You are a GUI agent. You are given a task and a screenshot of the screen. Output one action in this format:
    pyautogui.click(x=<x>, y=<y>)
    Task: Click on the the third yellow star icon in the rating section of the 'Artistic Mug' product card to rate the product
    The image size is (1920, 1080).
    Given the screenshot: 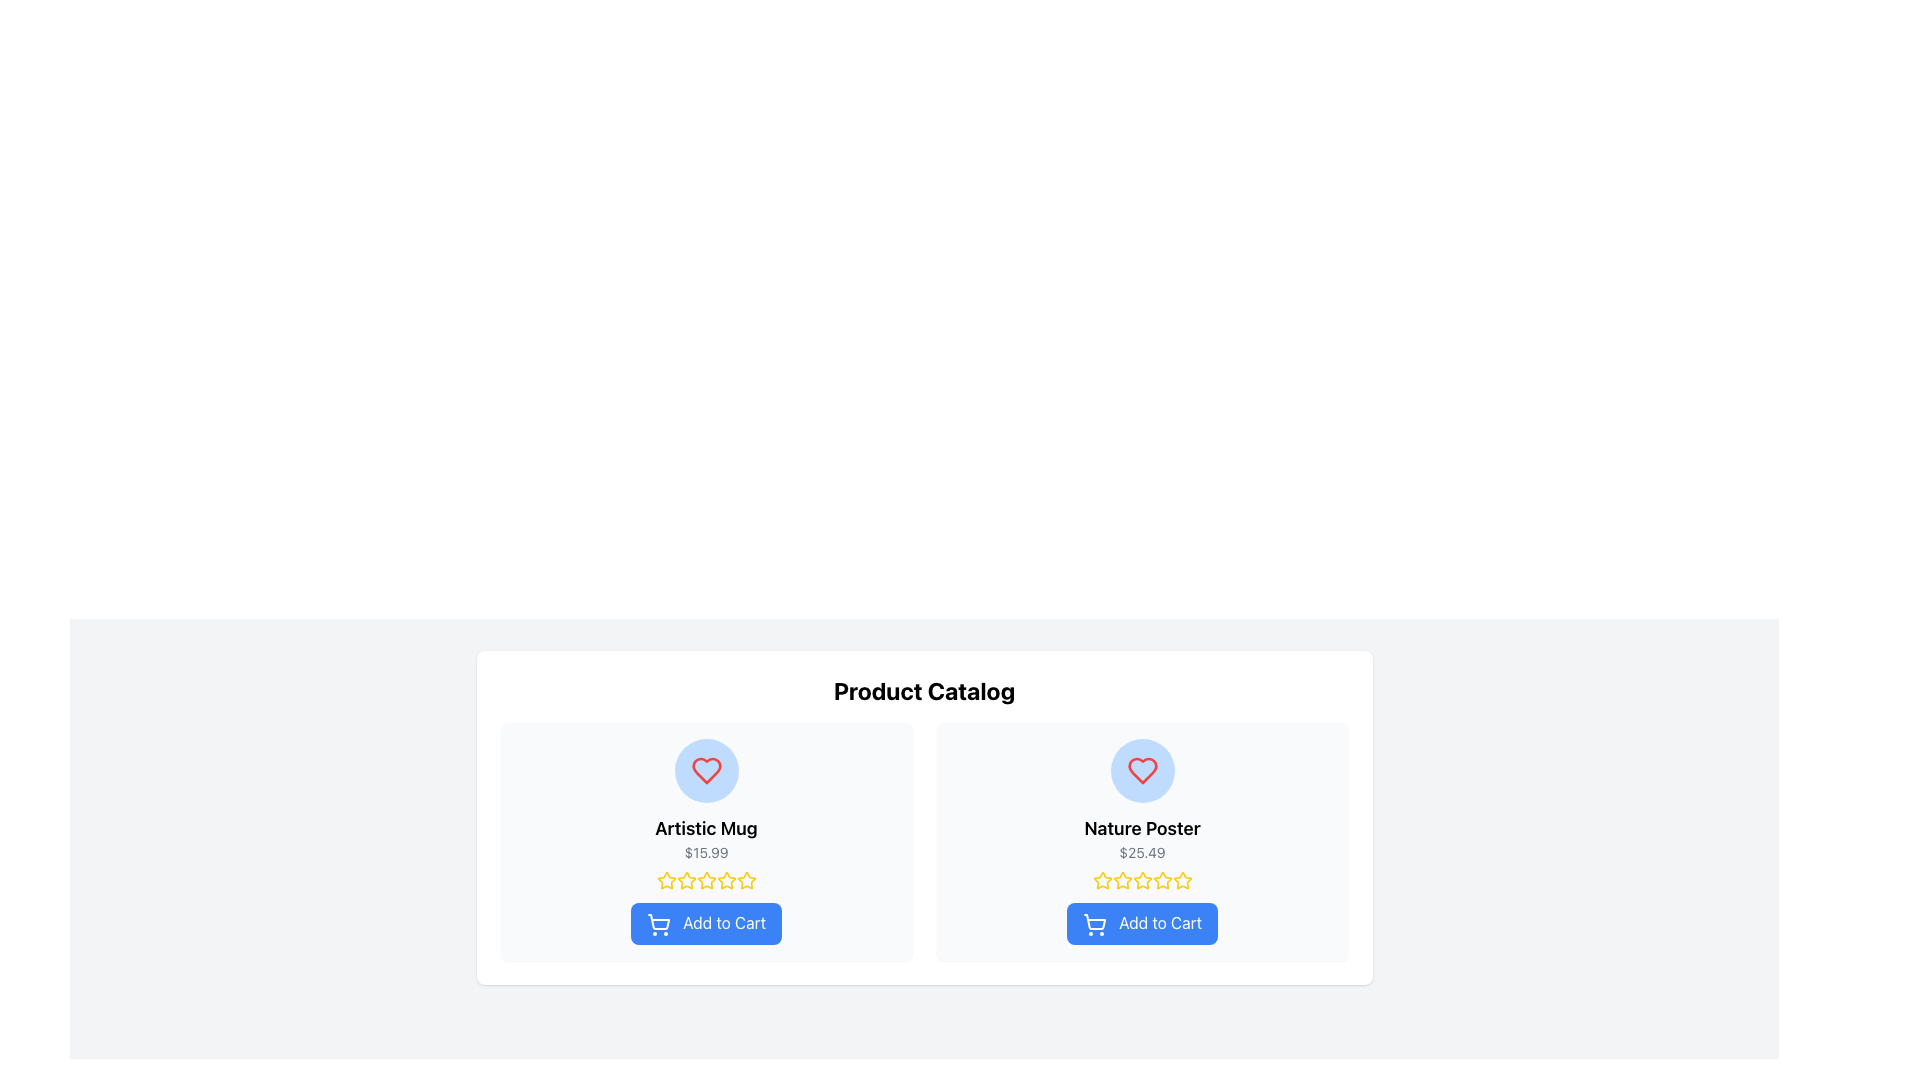 What is the action you would take?
    pyautogui.click(x=686, y=879)
    